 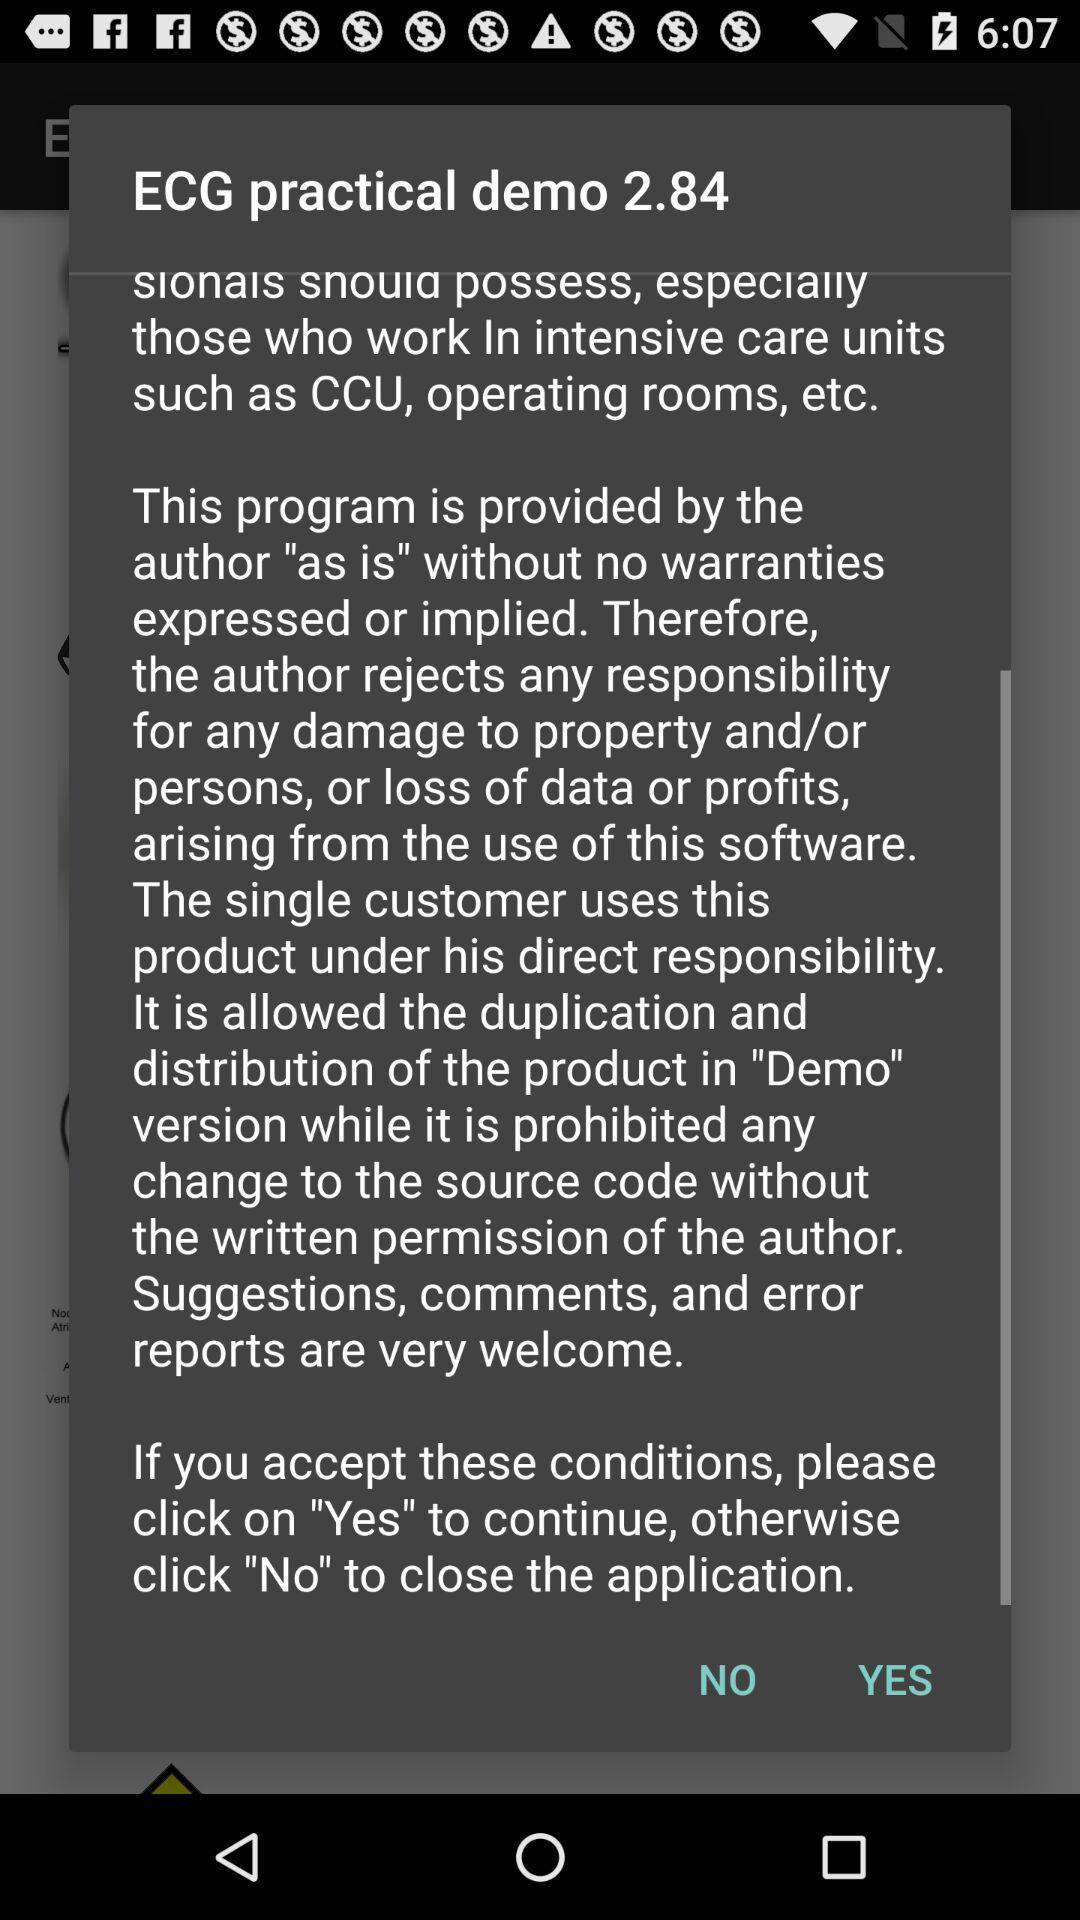 I want to click on the item below kapelis aristidis 2014, so click(x=727, y=1678).